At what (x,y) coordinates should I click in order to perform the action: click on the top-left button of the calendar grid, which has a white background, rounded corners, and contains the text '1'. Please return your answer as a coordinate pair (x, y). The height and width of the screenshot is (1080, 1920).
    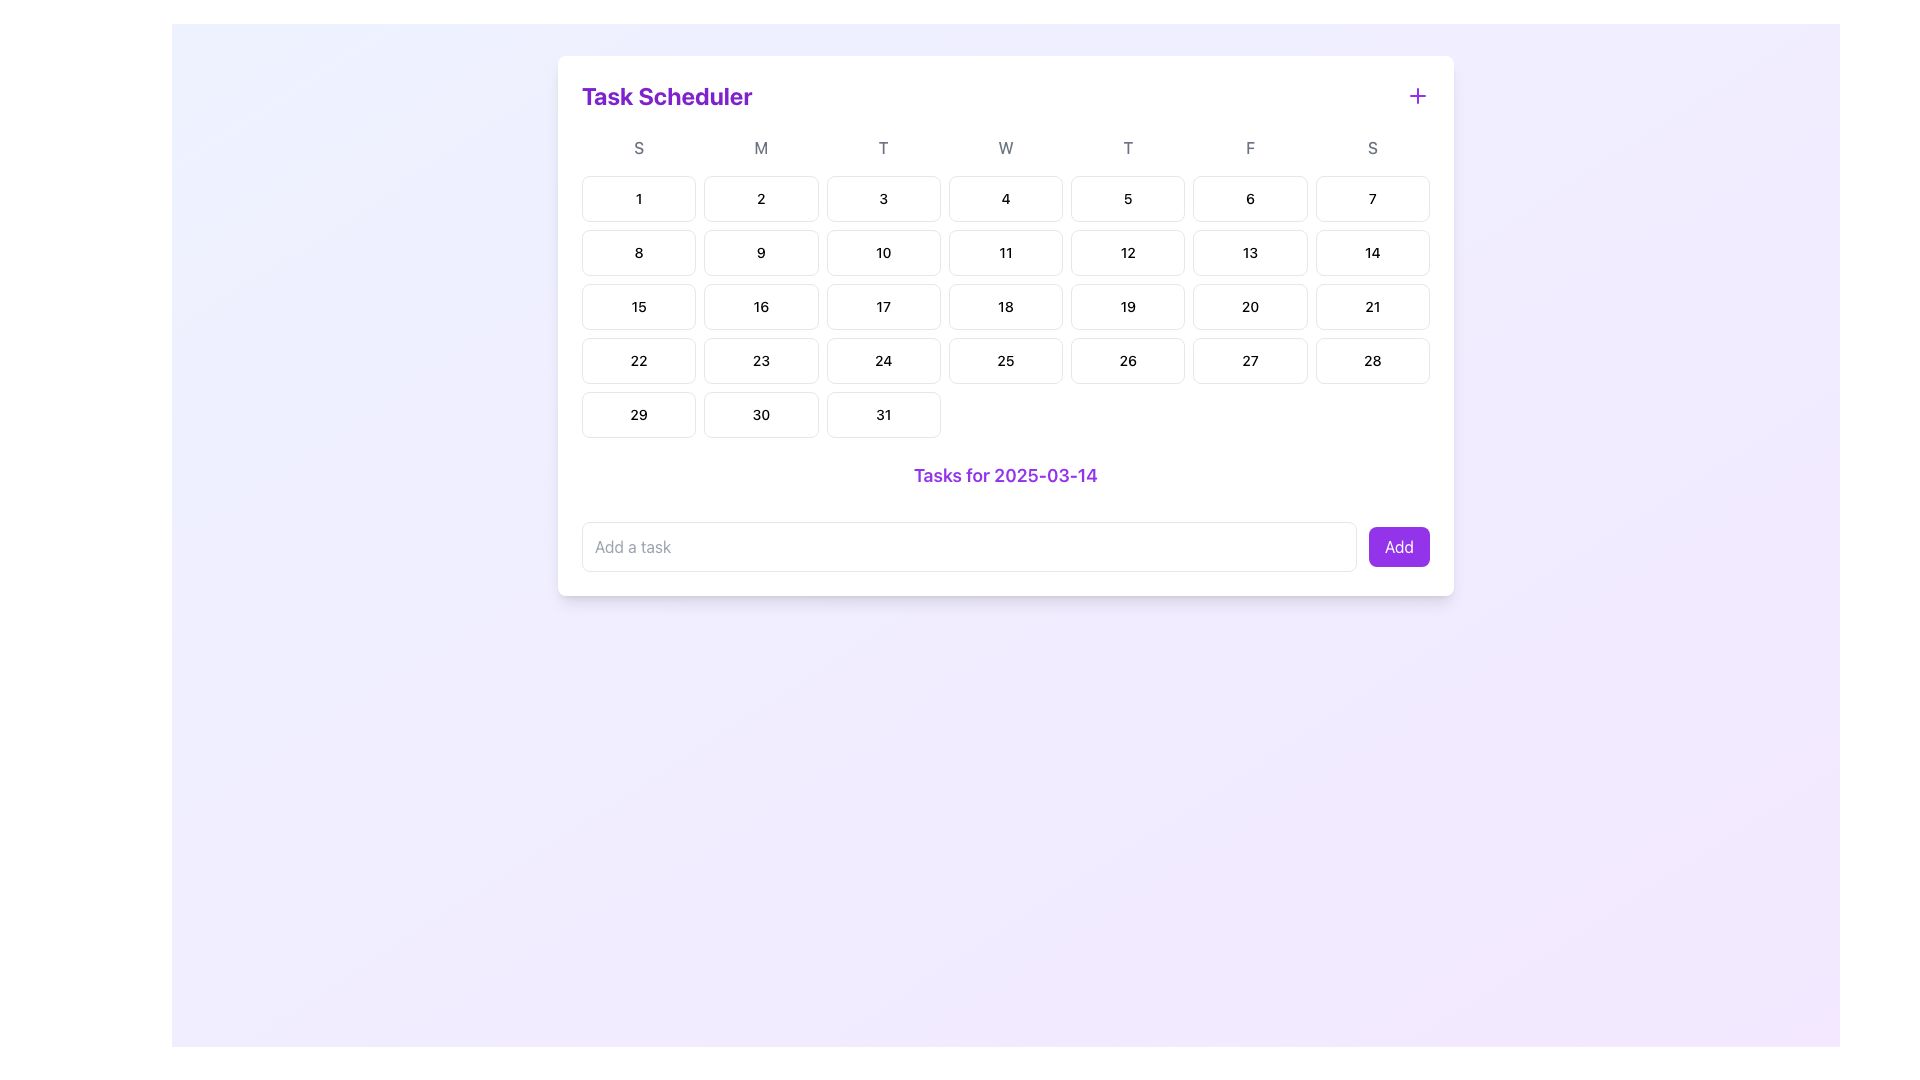
    Looking at the image, I should click on (638, 199).